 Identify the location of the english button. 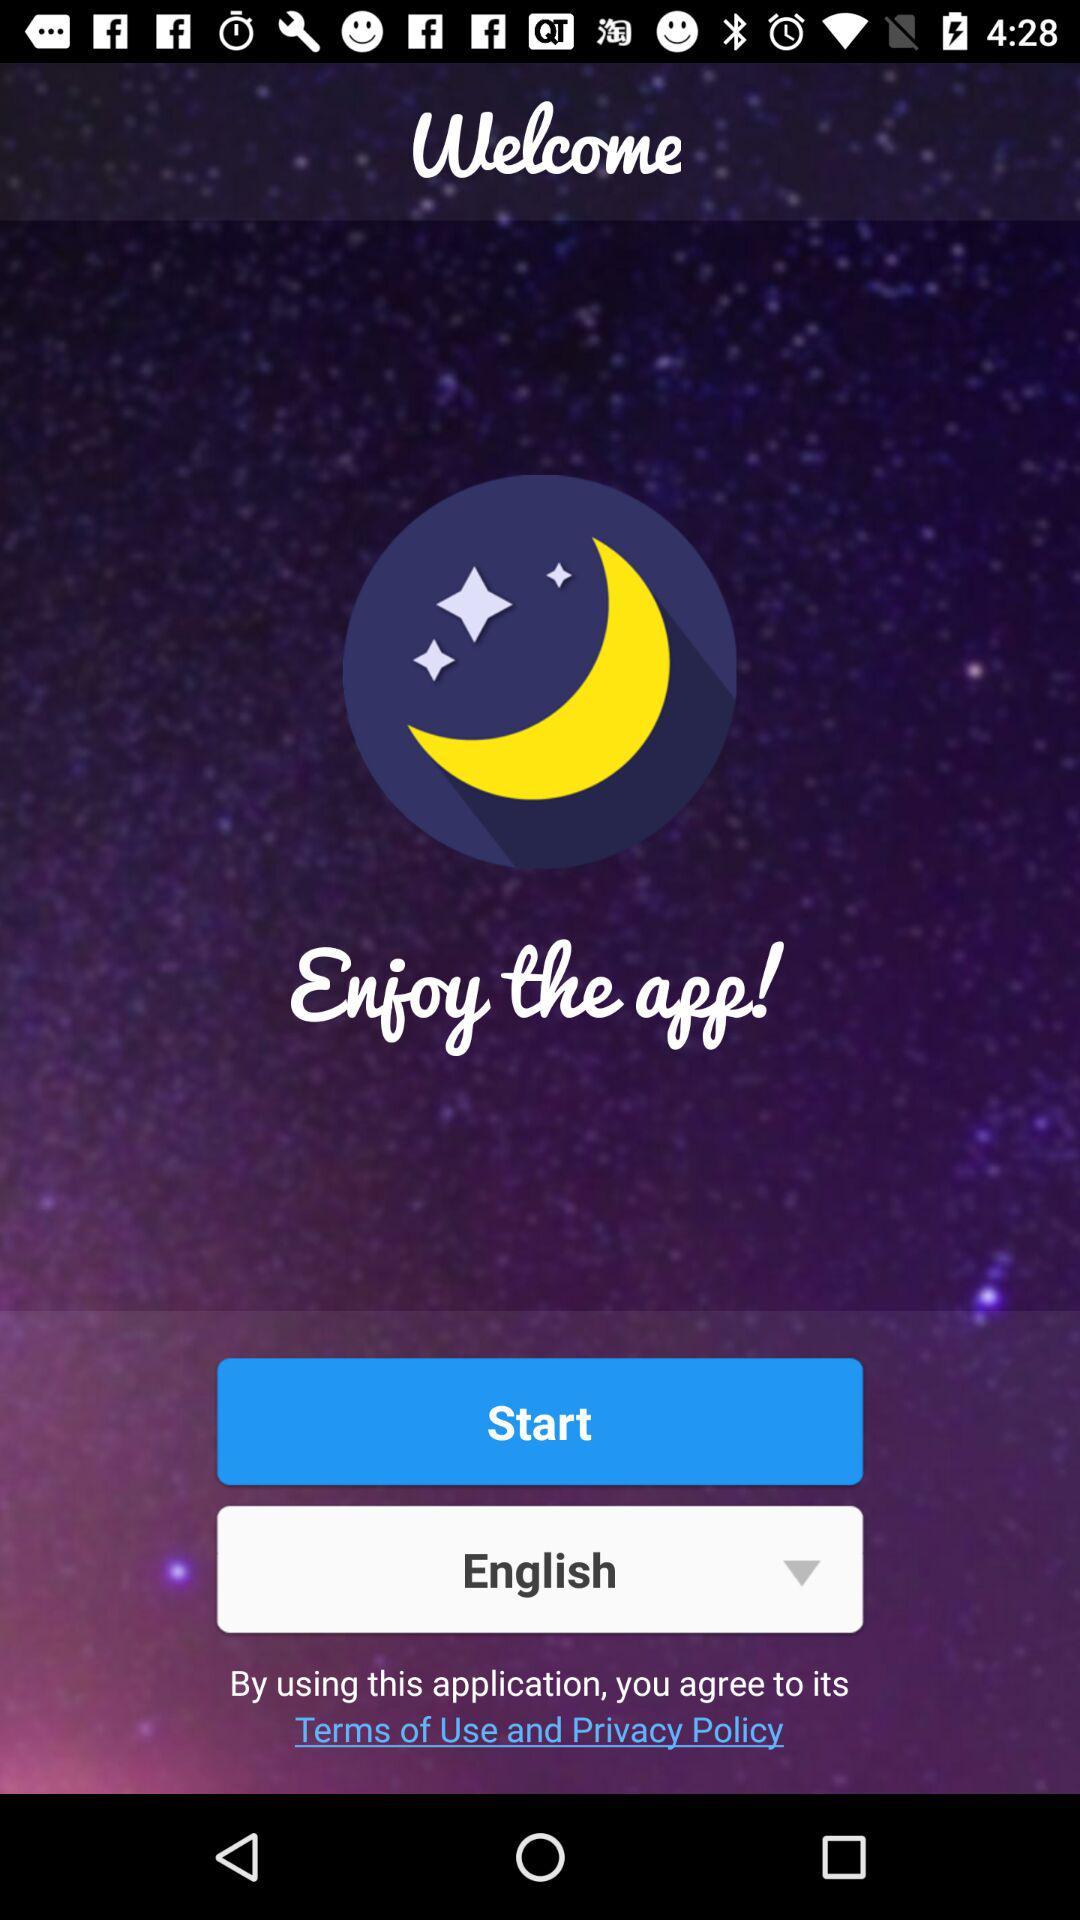
(538, 1568).